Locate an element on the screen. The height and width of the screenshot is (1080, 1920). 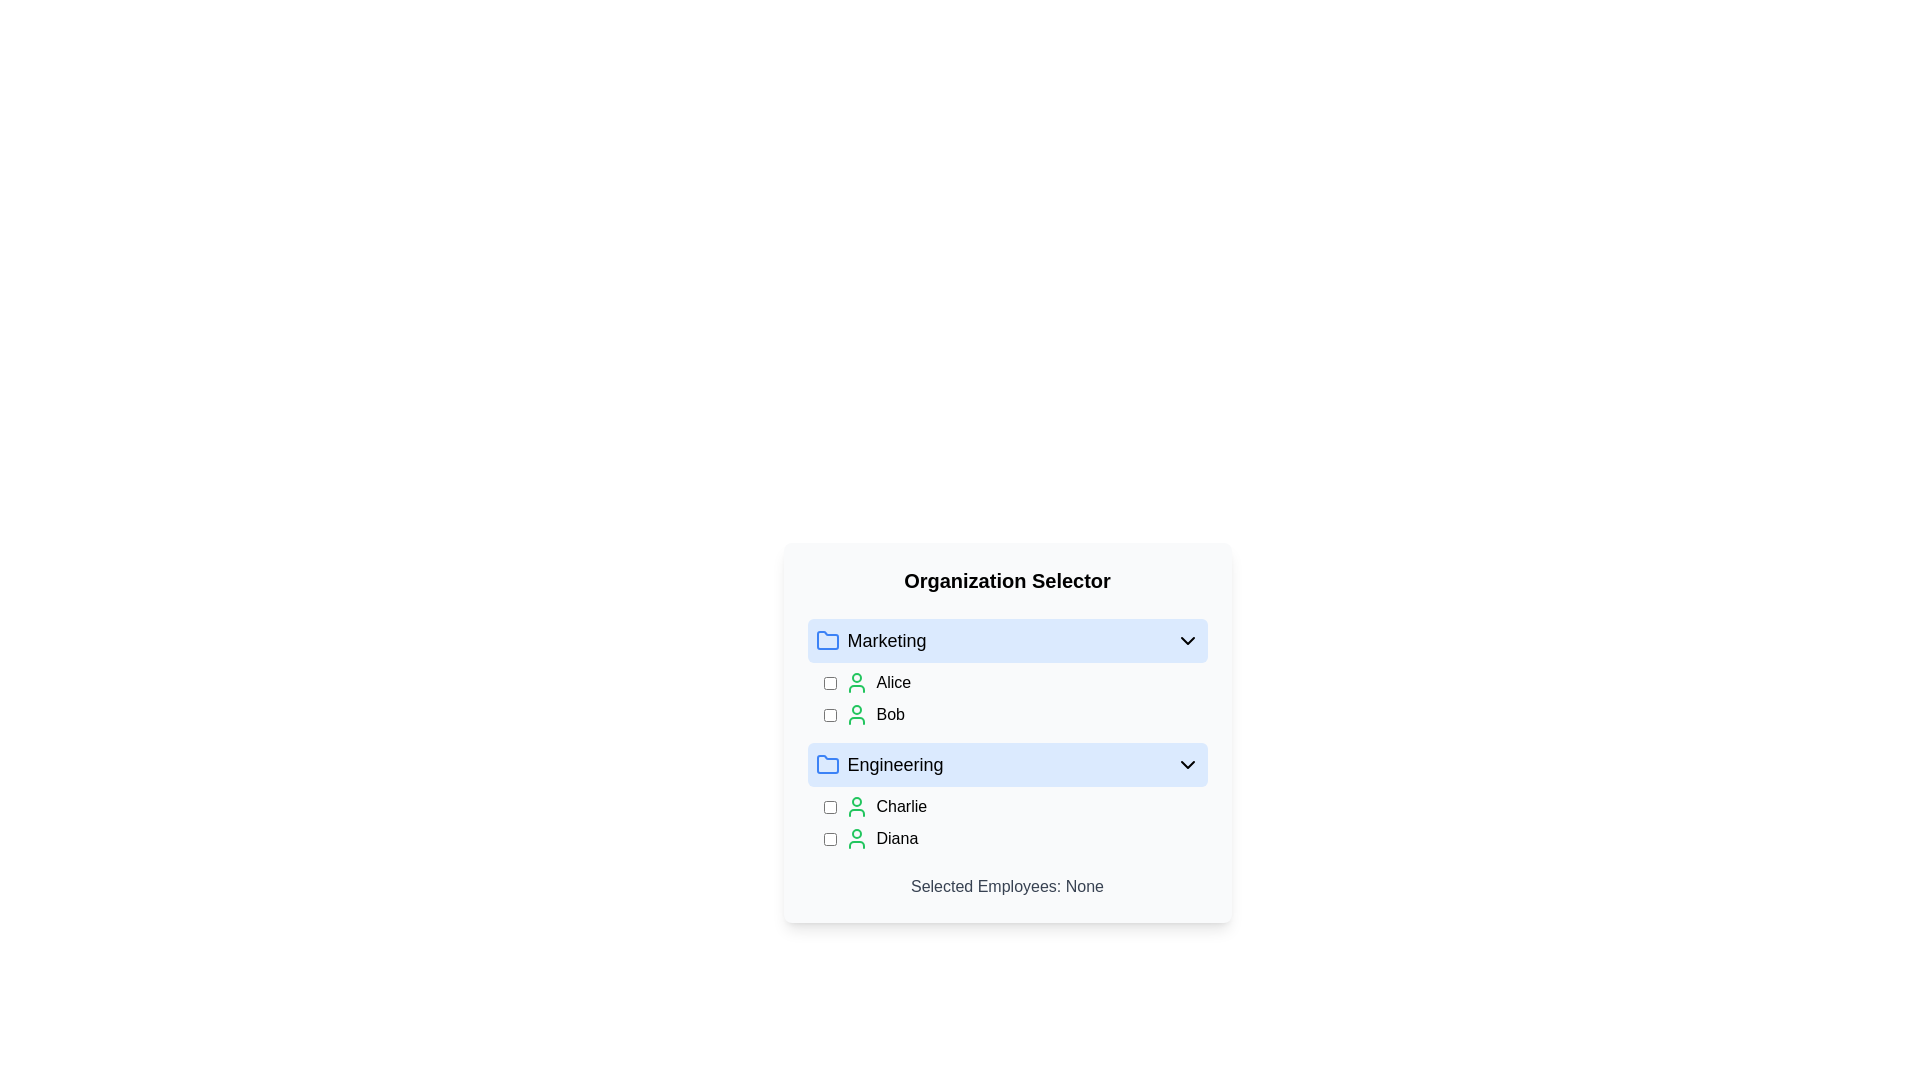
the second folder icon in the 'Organization Selector' list, located to the left of the text 'Engineering' is located at coordinates (827, 764).